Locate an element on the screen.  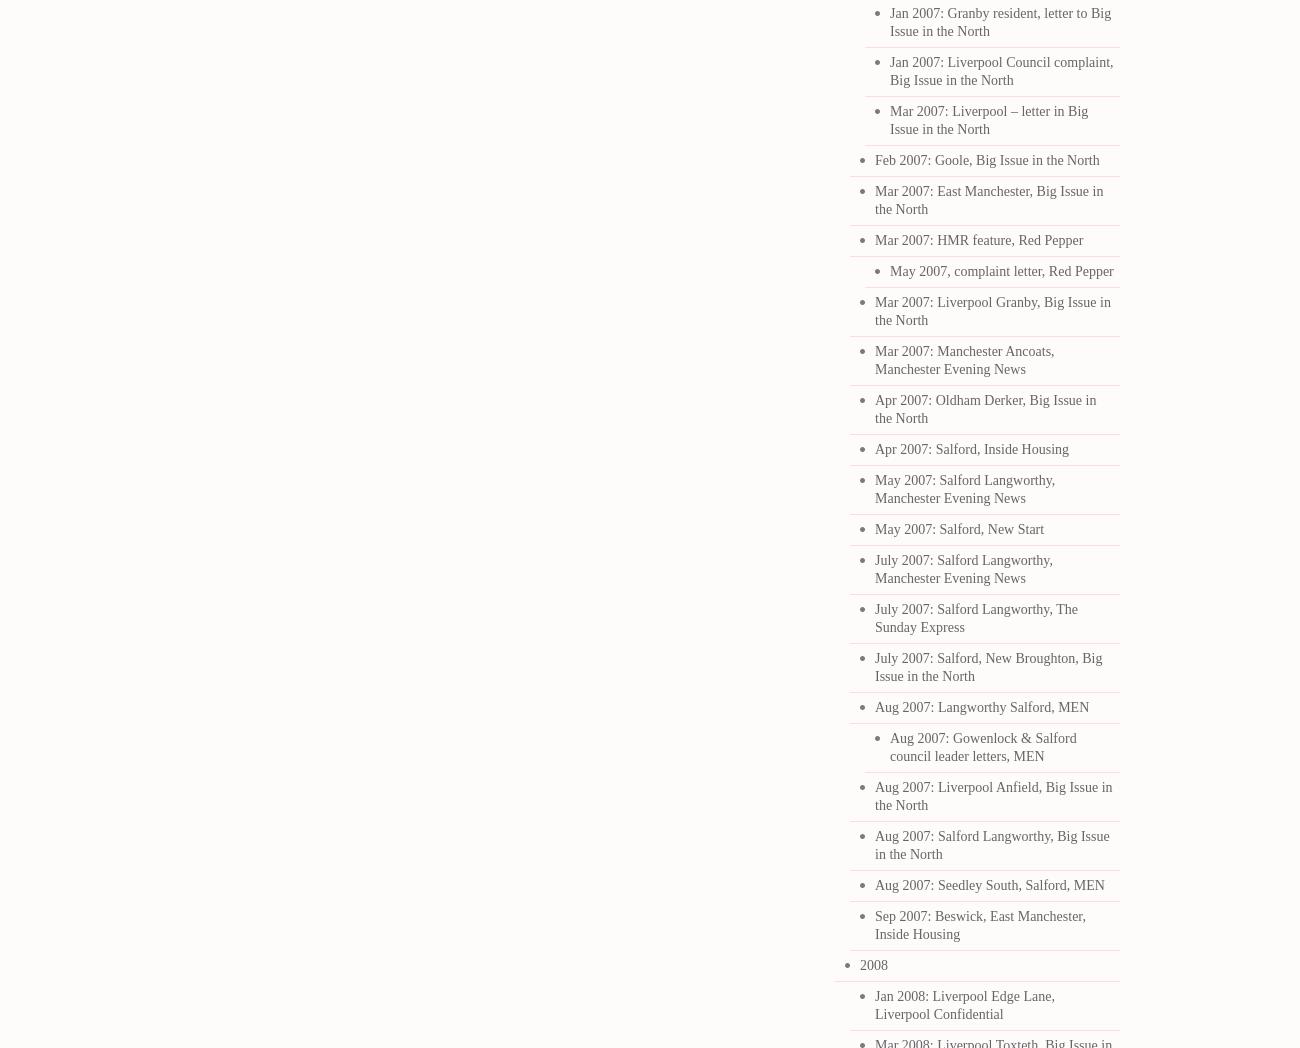
'Apr 2007: Oldham Derker, Big Issue in the North' is located at coordinates (984, 409).